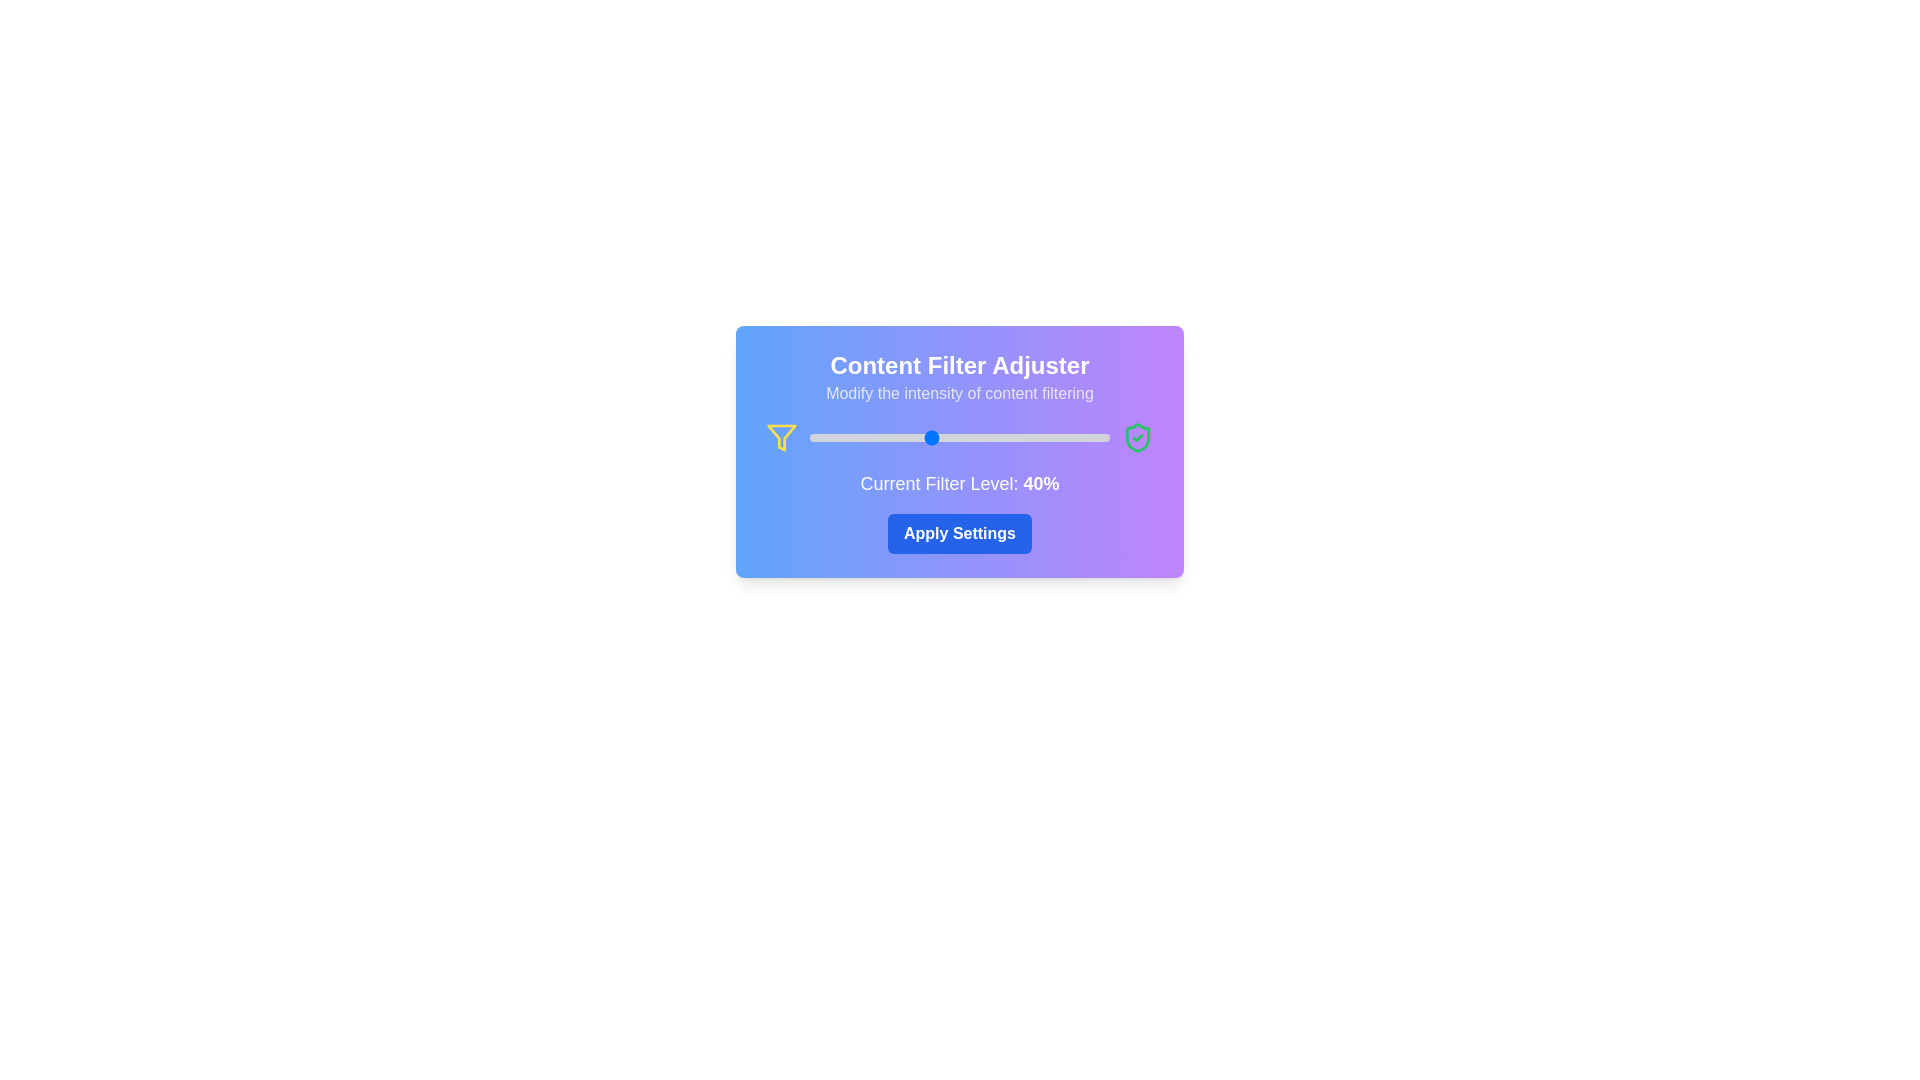  I want to click on the content filter level to 62% by dragging the slider, so click(996, 437).